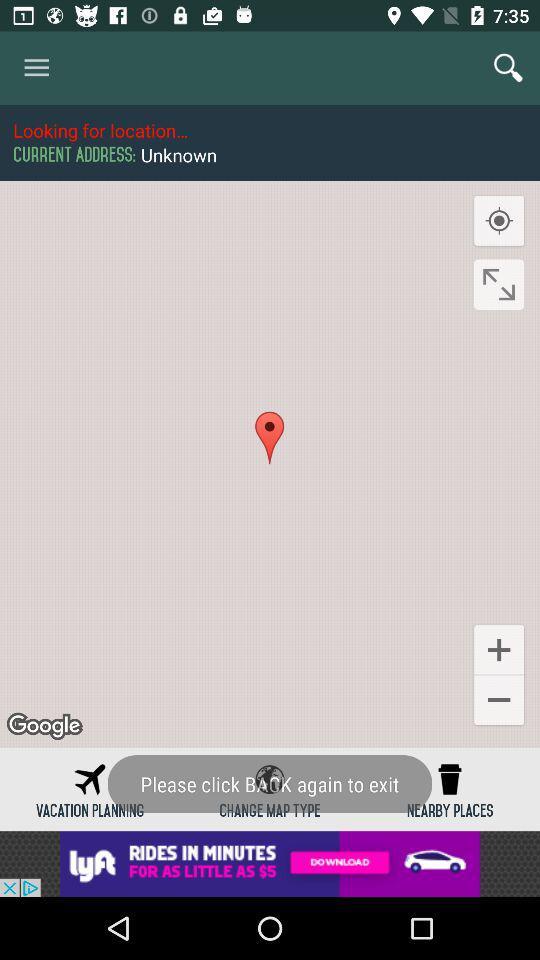 Image resolution: width=540 pixels, height=960 pixels. Describe the element at coordinates (498, 283) in the screenshot. I see `the fullscreen icon` at that location.